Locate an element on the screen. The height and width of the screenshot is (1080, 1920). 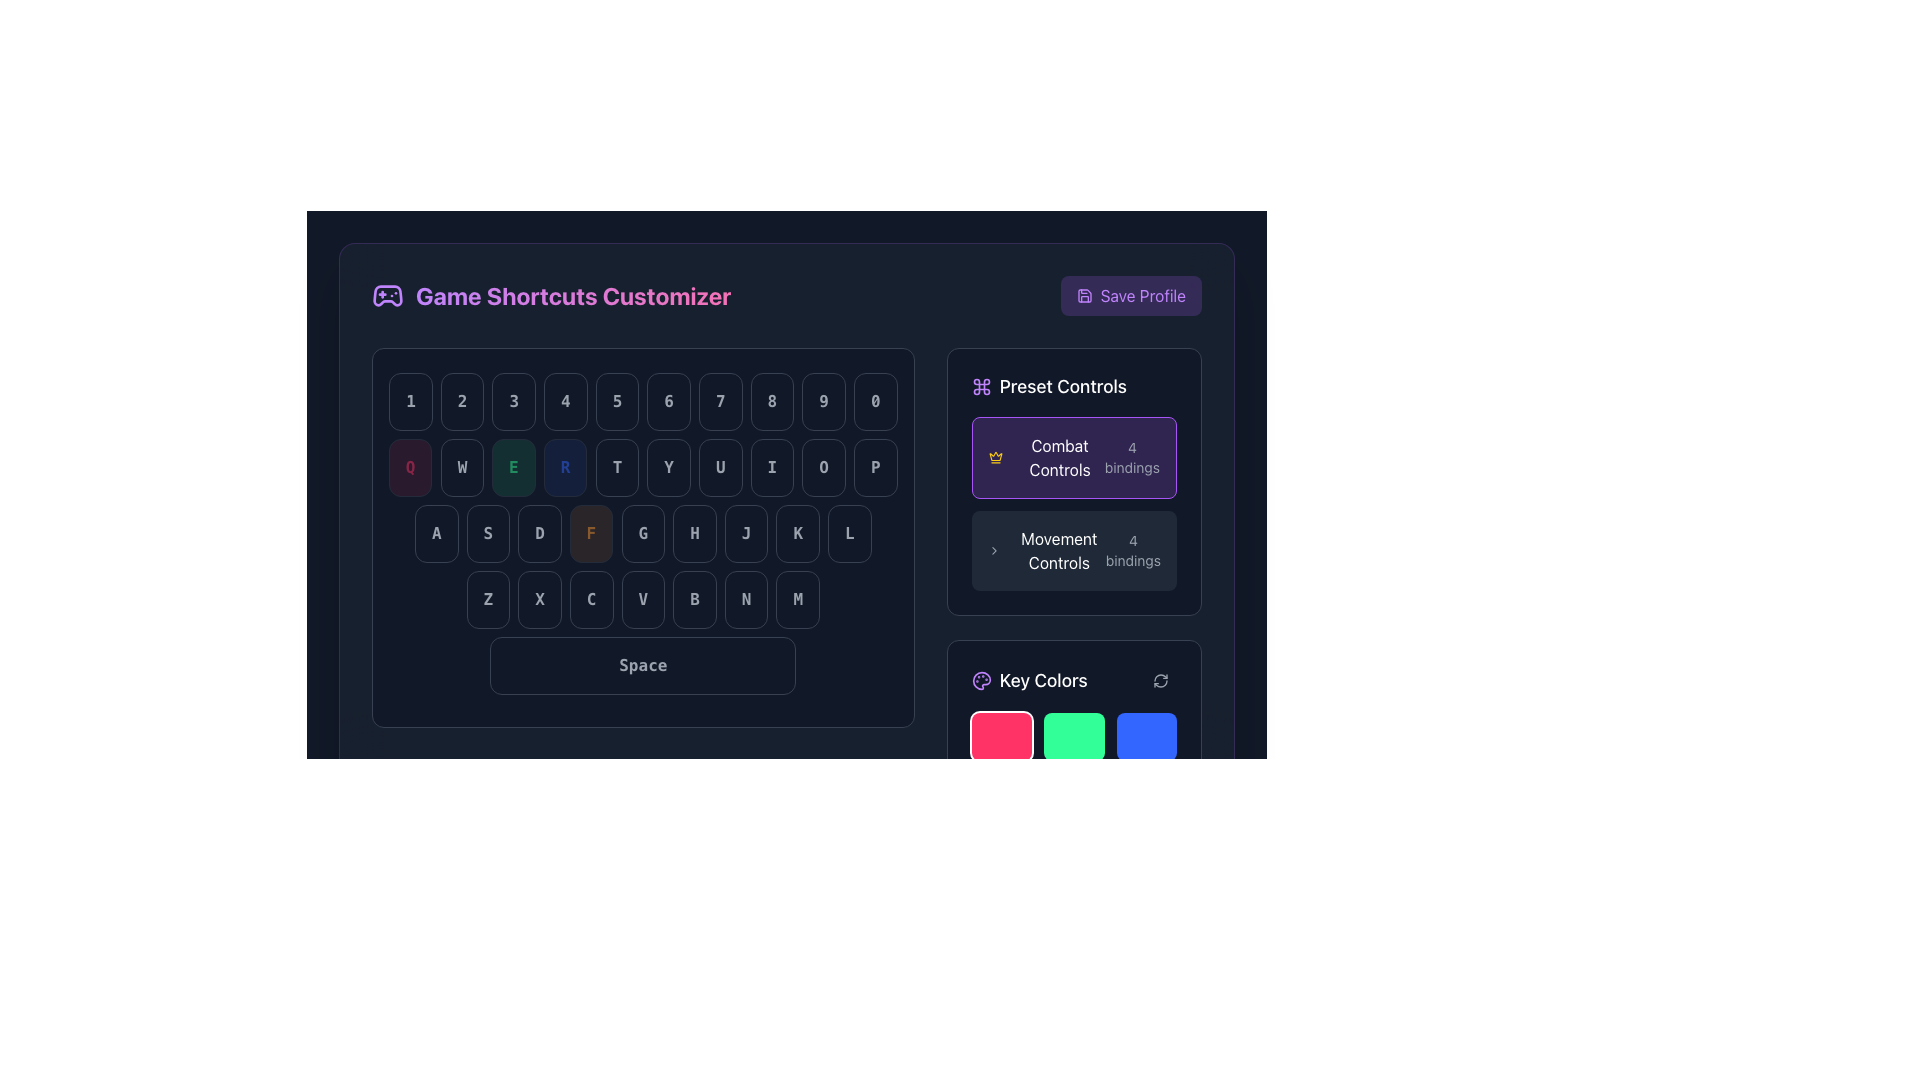
the button labeled 'D', which is a rectangular button with rounded corners and a dark background, as part of the control configuration is located at coordinates (540, 532).